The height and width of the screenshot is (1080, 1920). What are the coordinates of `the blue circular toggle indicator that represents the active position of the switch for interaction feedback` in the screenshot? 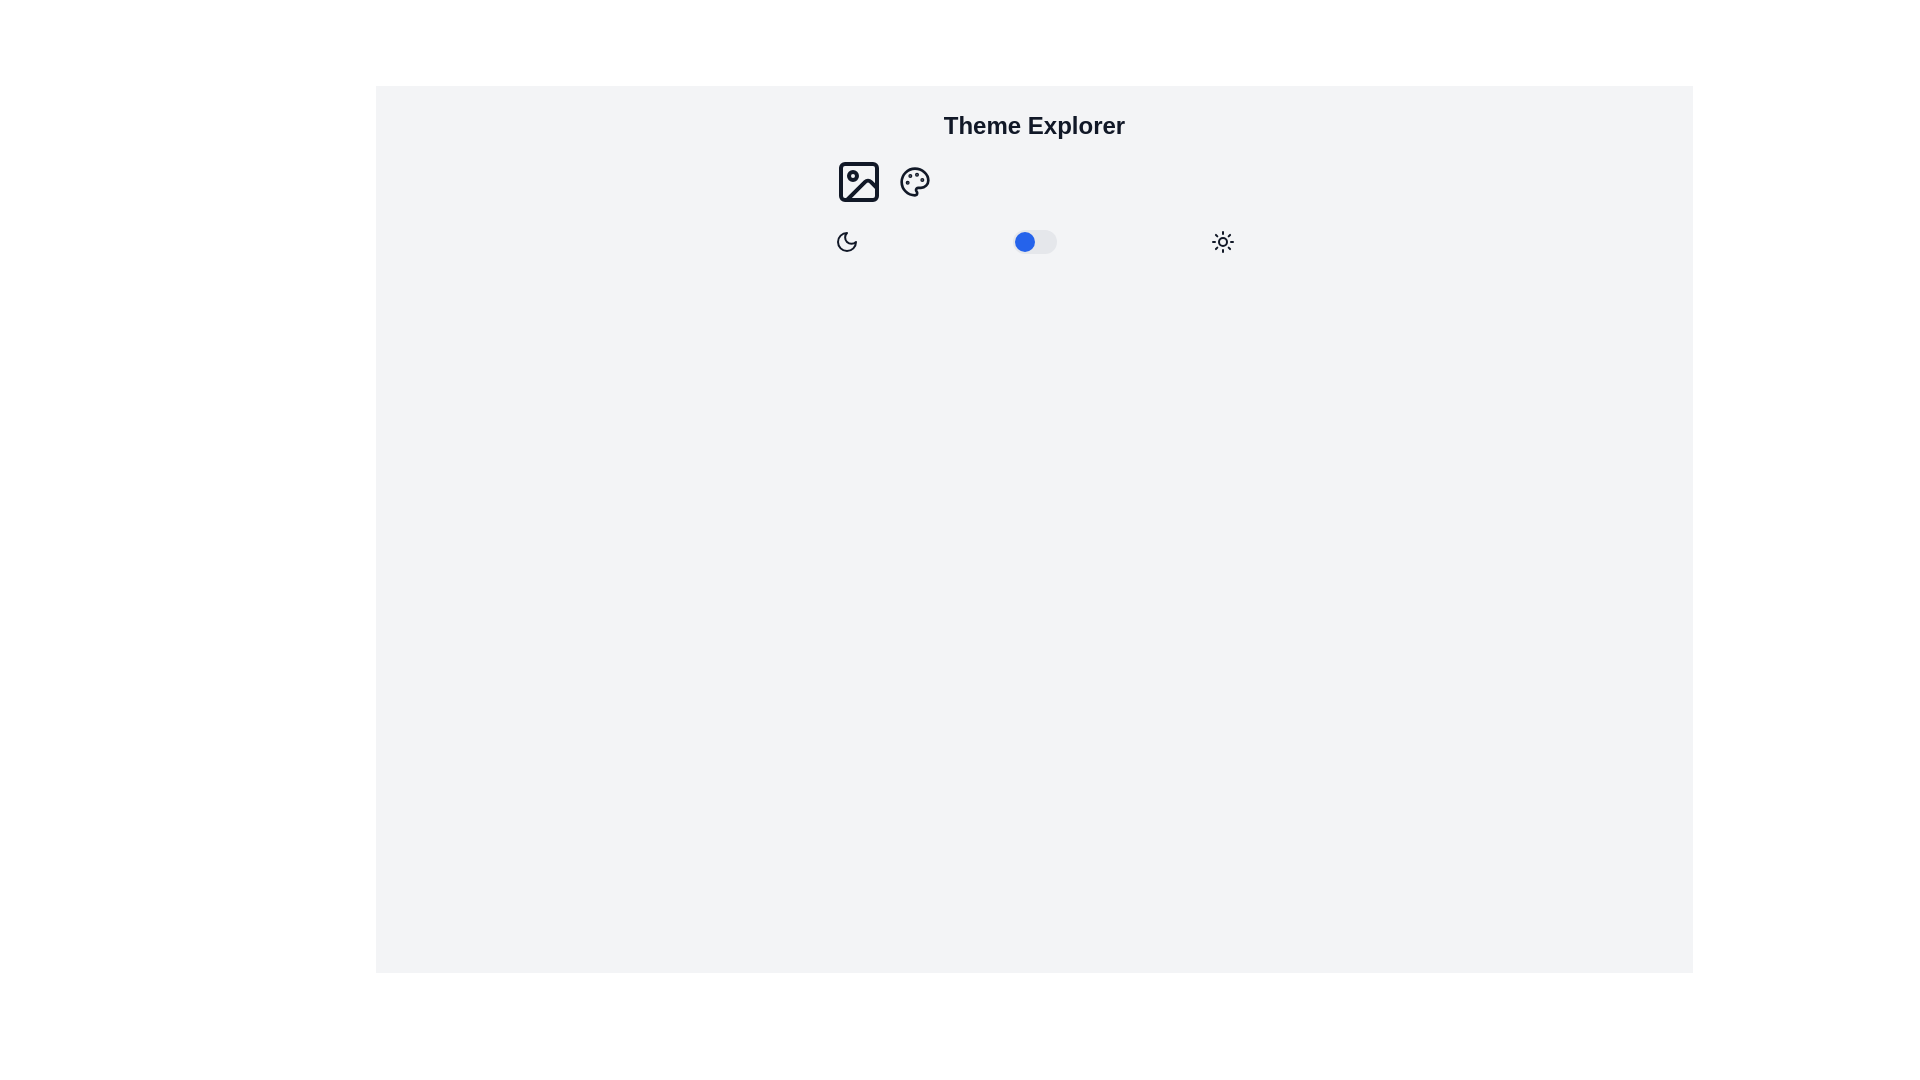 It's located at (1024, 241).